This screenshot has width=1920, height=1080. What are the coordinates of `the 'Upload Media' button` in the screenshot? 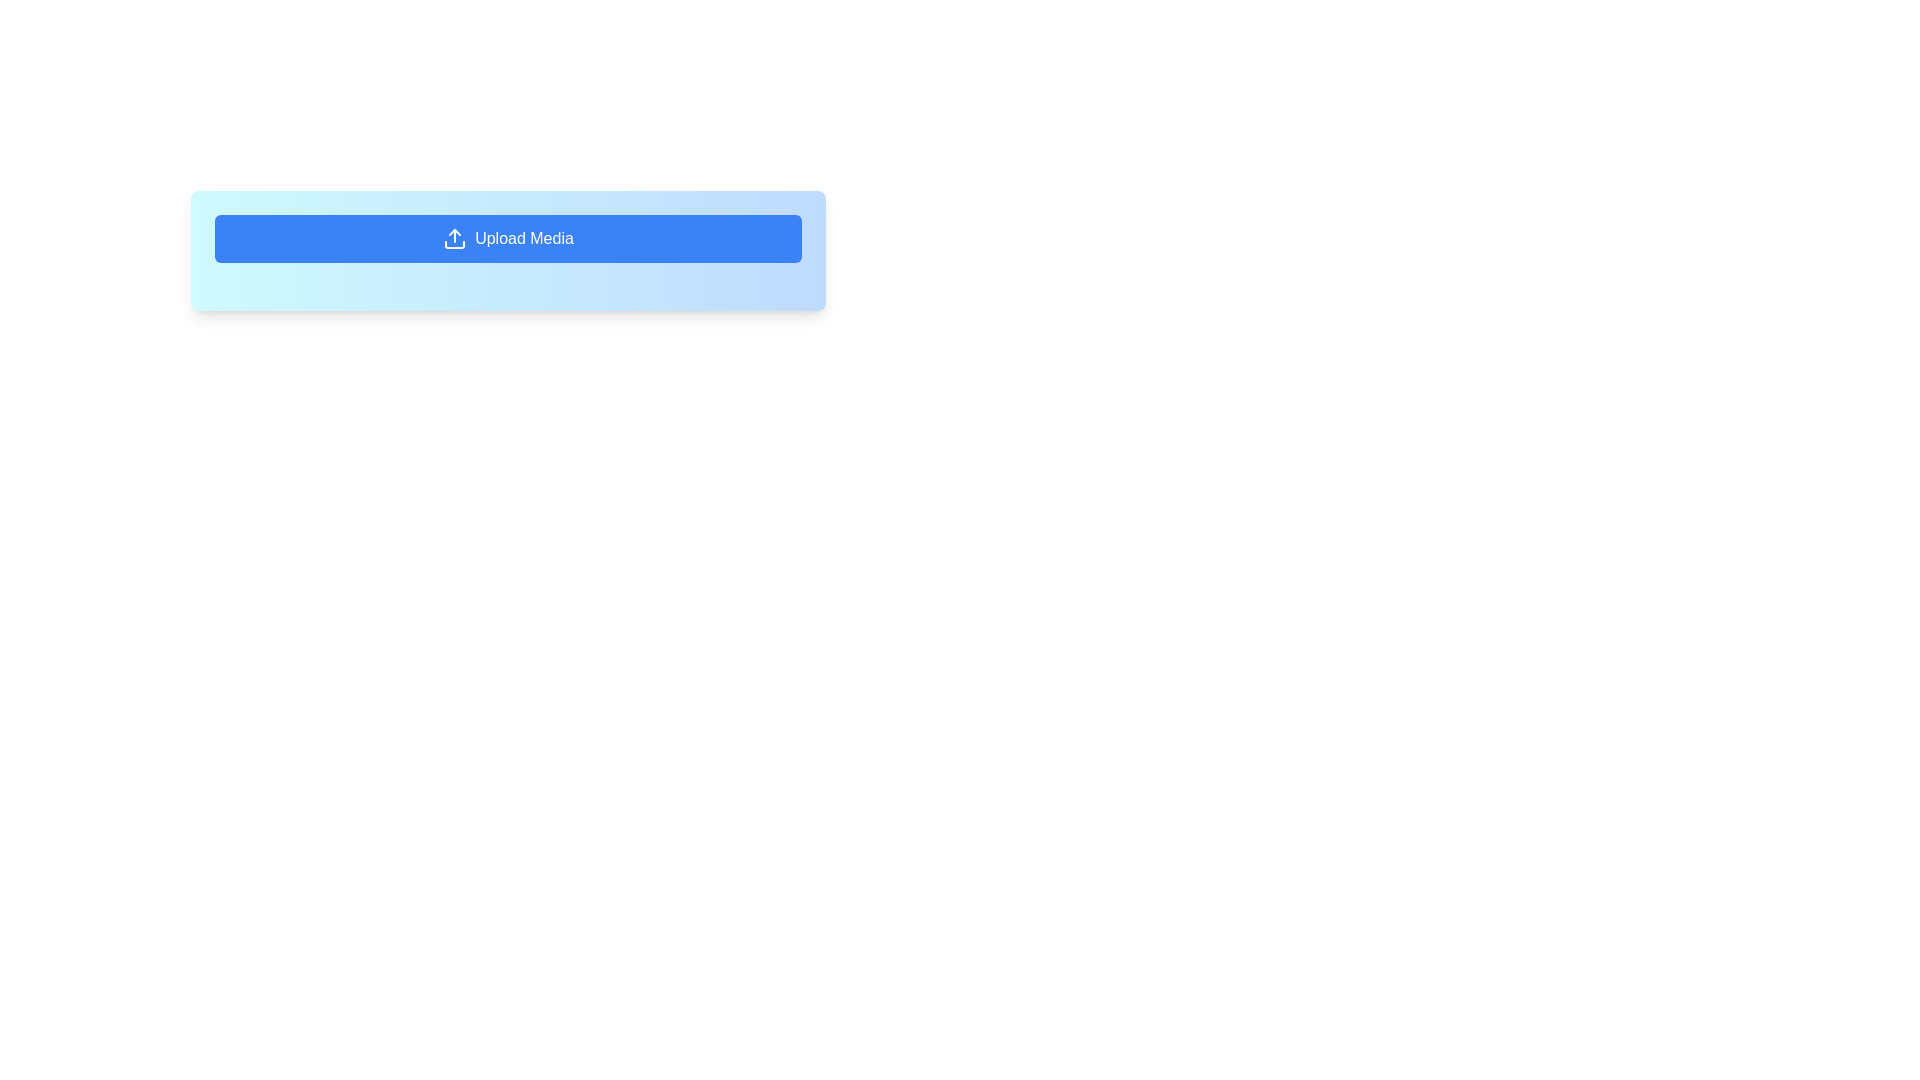 It's located at (508, 238).